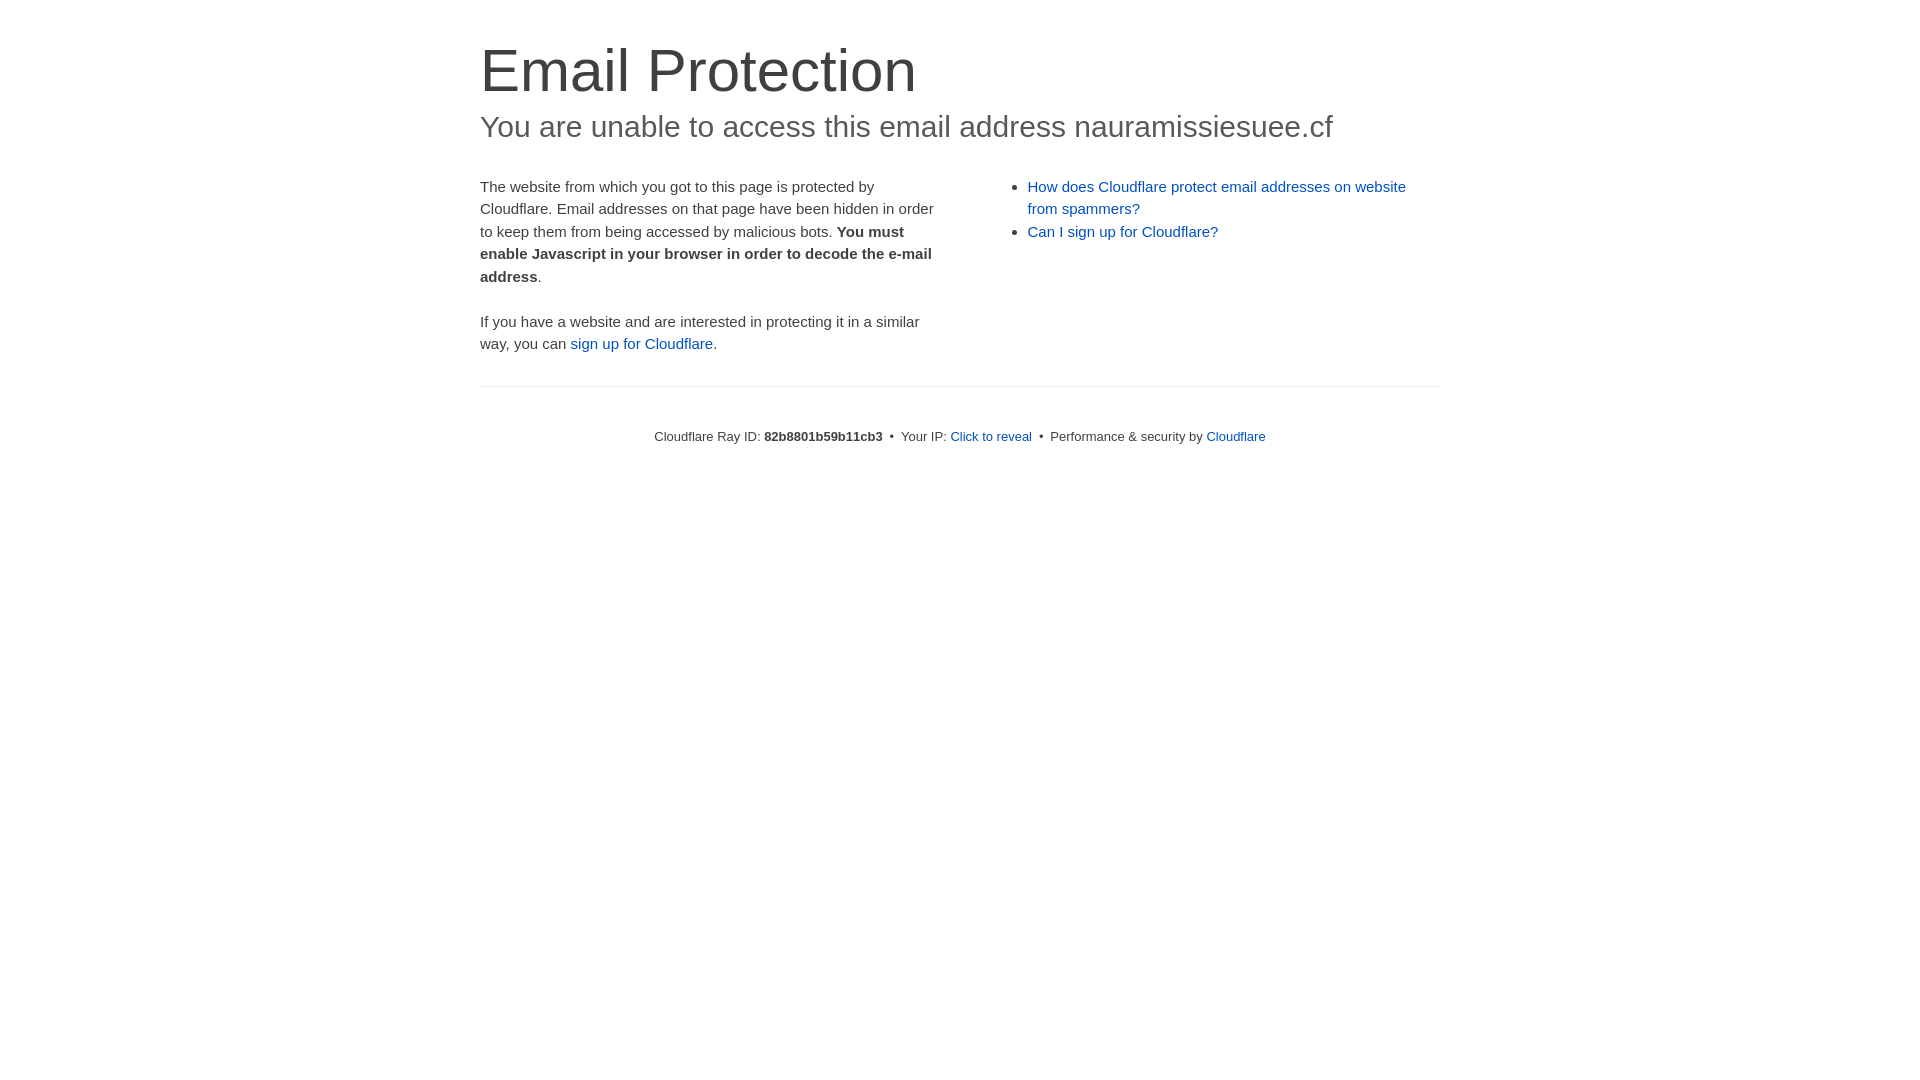  Describe the element at coordinates (570, 342) in the screenshot. I see `'sign up for Cloudflare'` at that location.